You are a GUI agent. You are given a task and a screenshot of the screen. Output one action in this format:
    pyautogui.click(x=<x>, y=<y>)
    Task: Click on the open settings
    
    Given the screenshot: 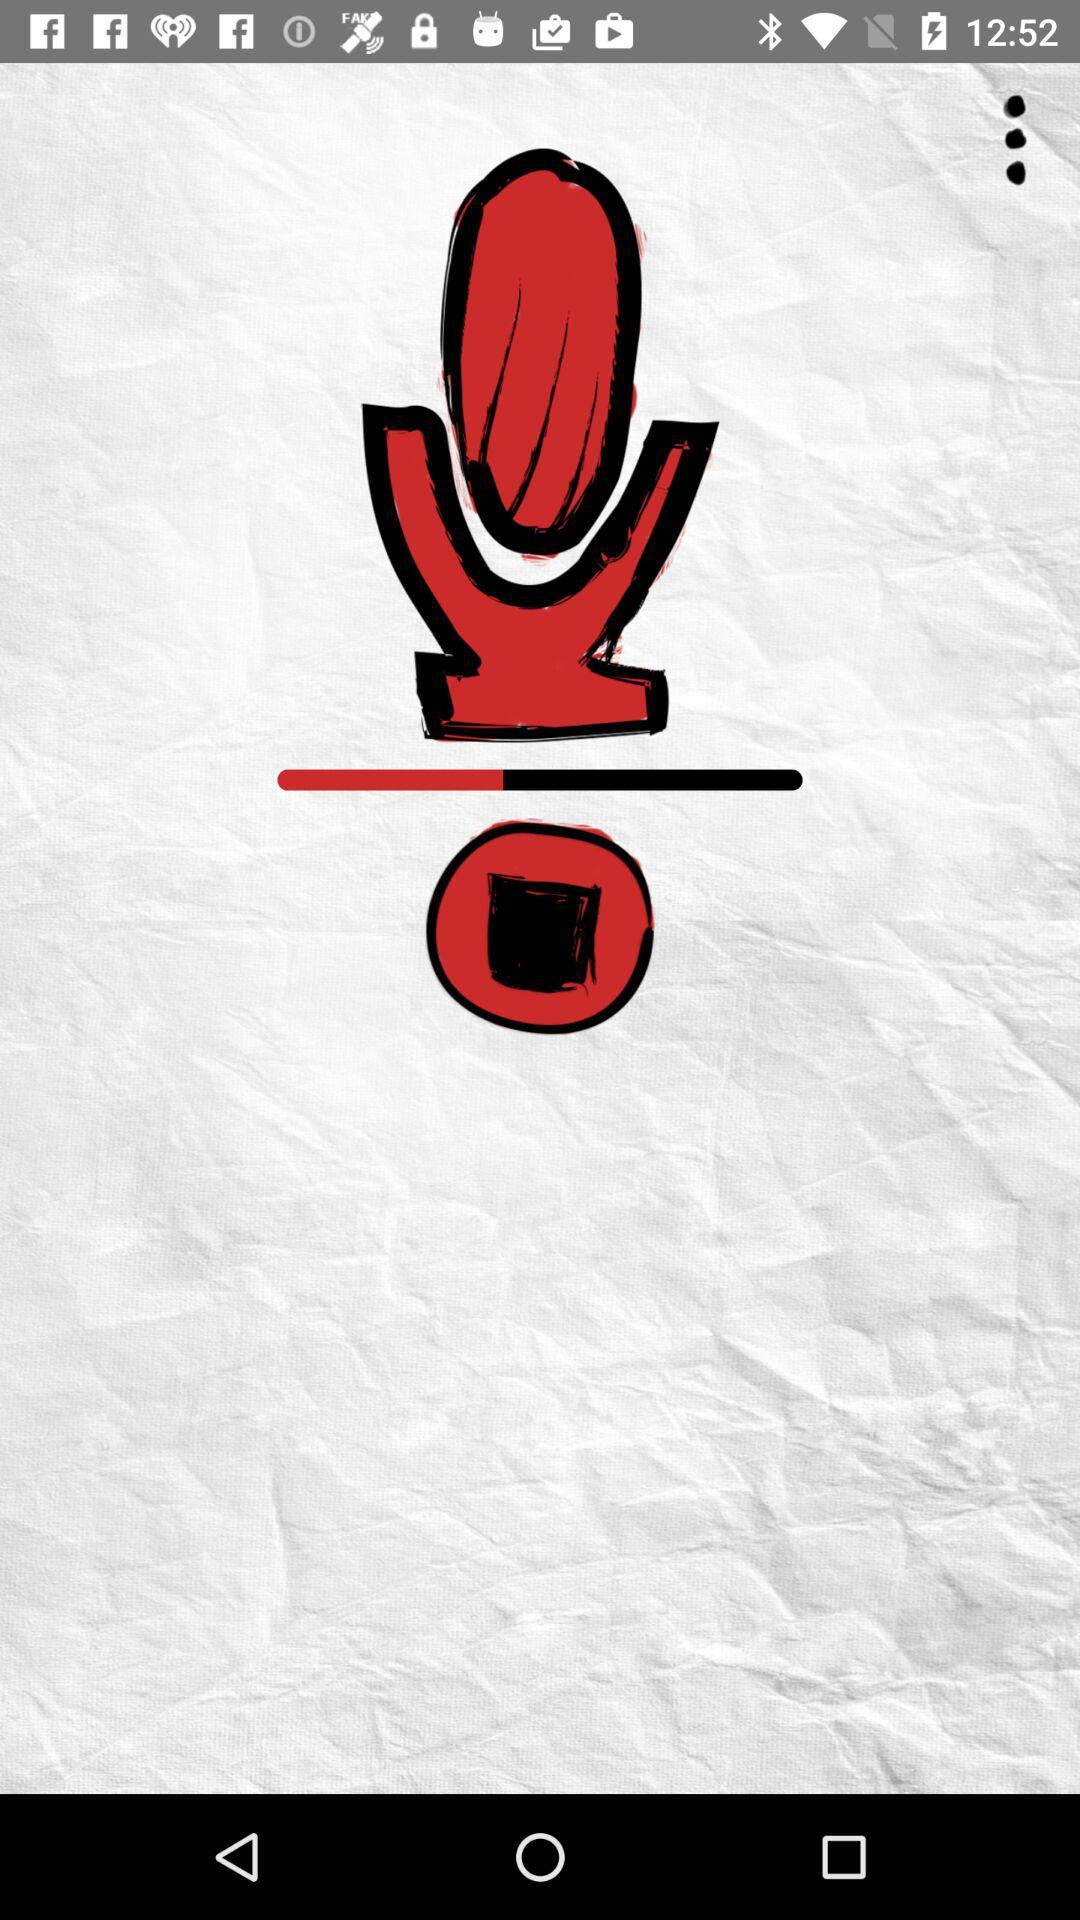 What is the action you would take?
    pyautogui.click(x=1015, y=139)
    